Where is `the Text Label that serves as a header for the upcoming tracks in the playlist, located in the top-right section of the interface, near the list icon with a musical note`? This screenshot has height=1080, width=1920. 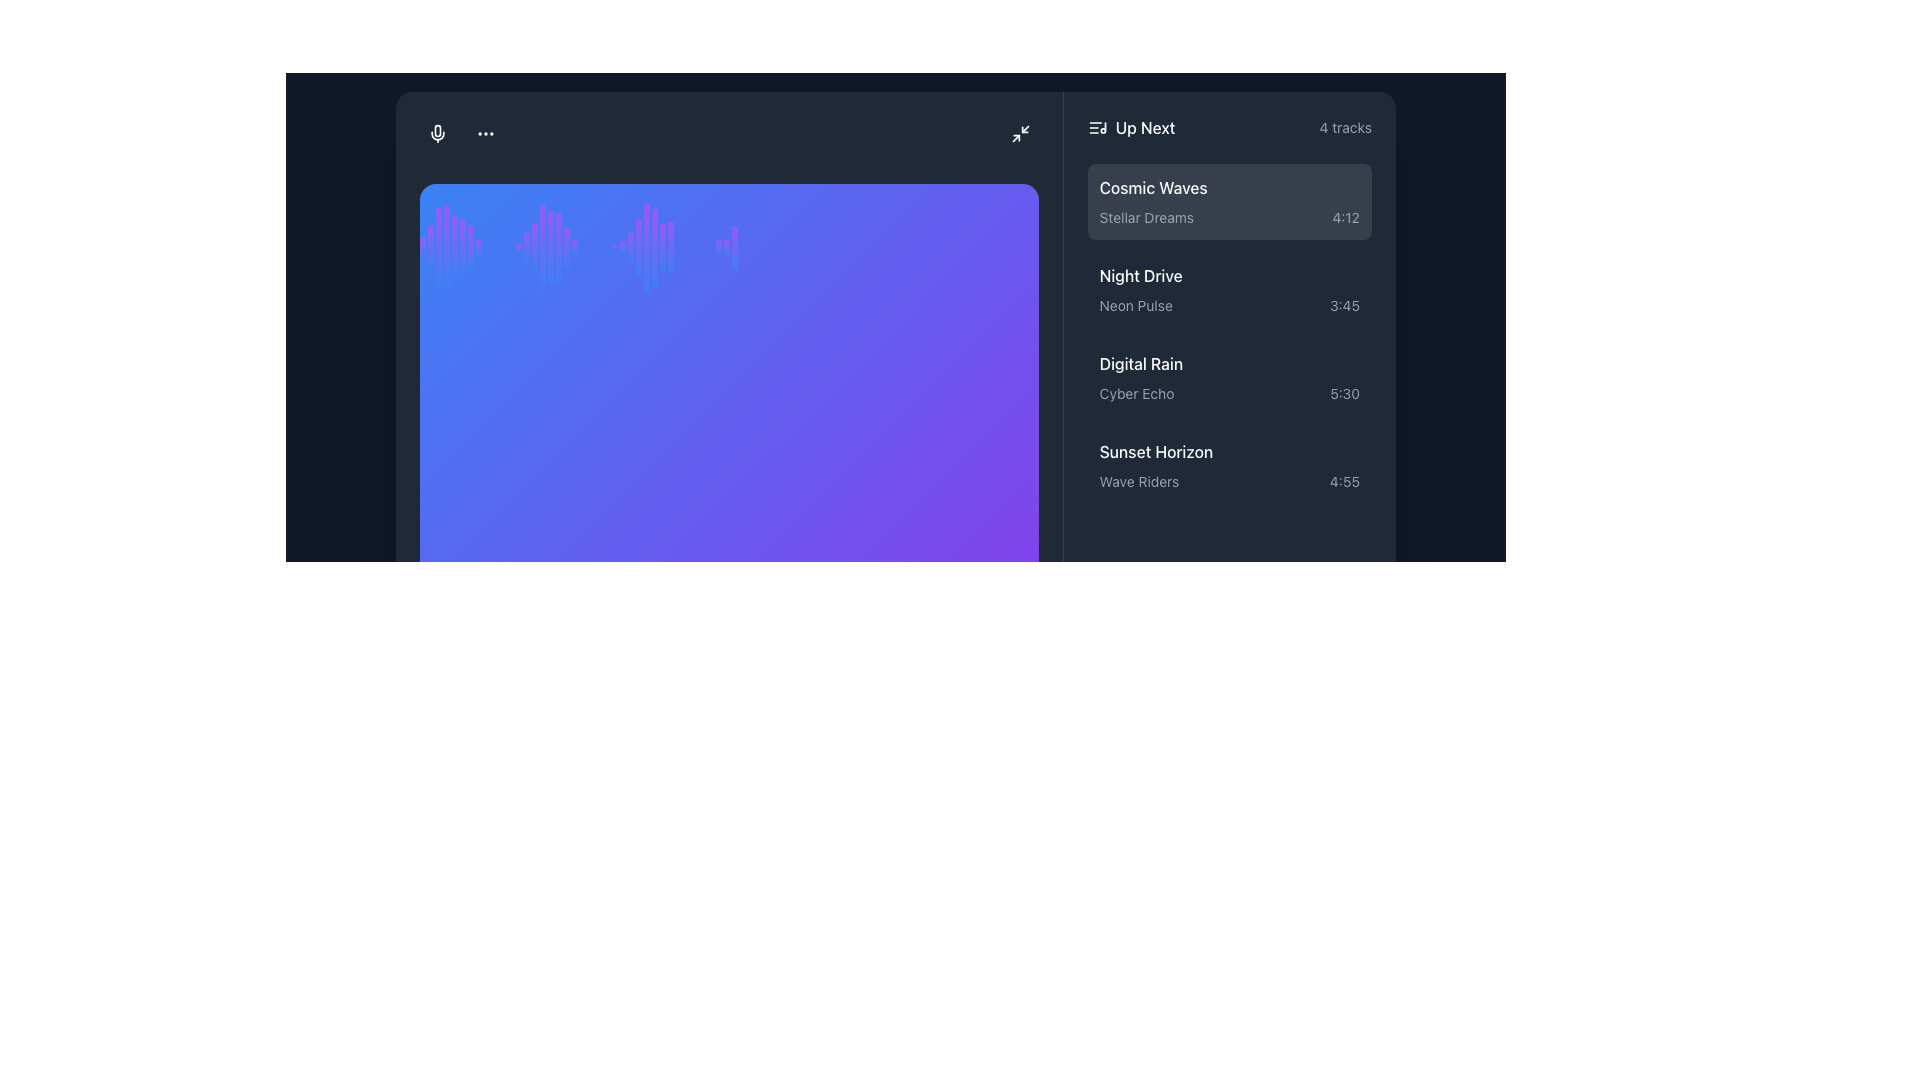
the Text Label that serves as a header for the upcoming tracks in the playlist, located in the top-right section of the interface, near the list icon with a musical note is located at coordinates (1145, 127).